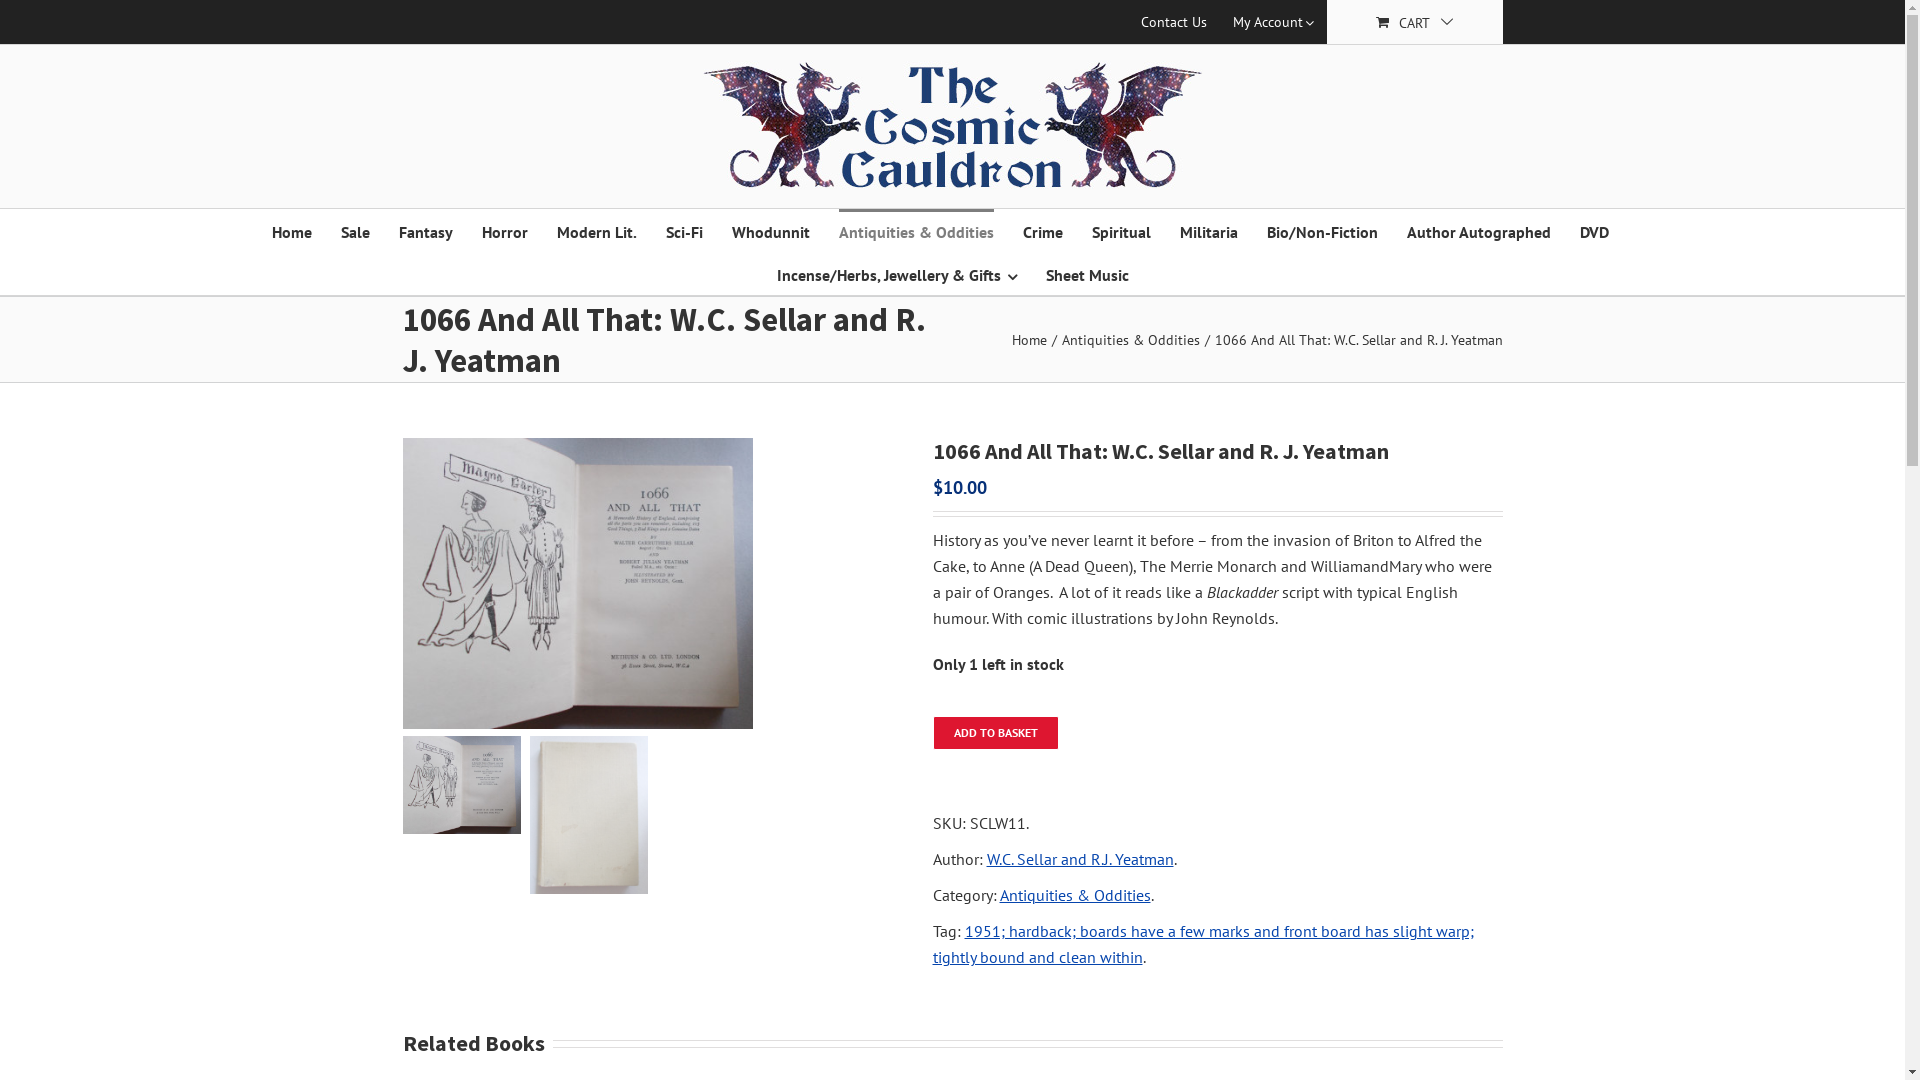  I want to click on '1066 and all that', so click(401, 583).